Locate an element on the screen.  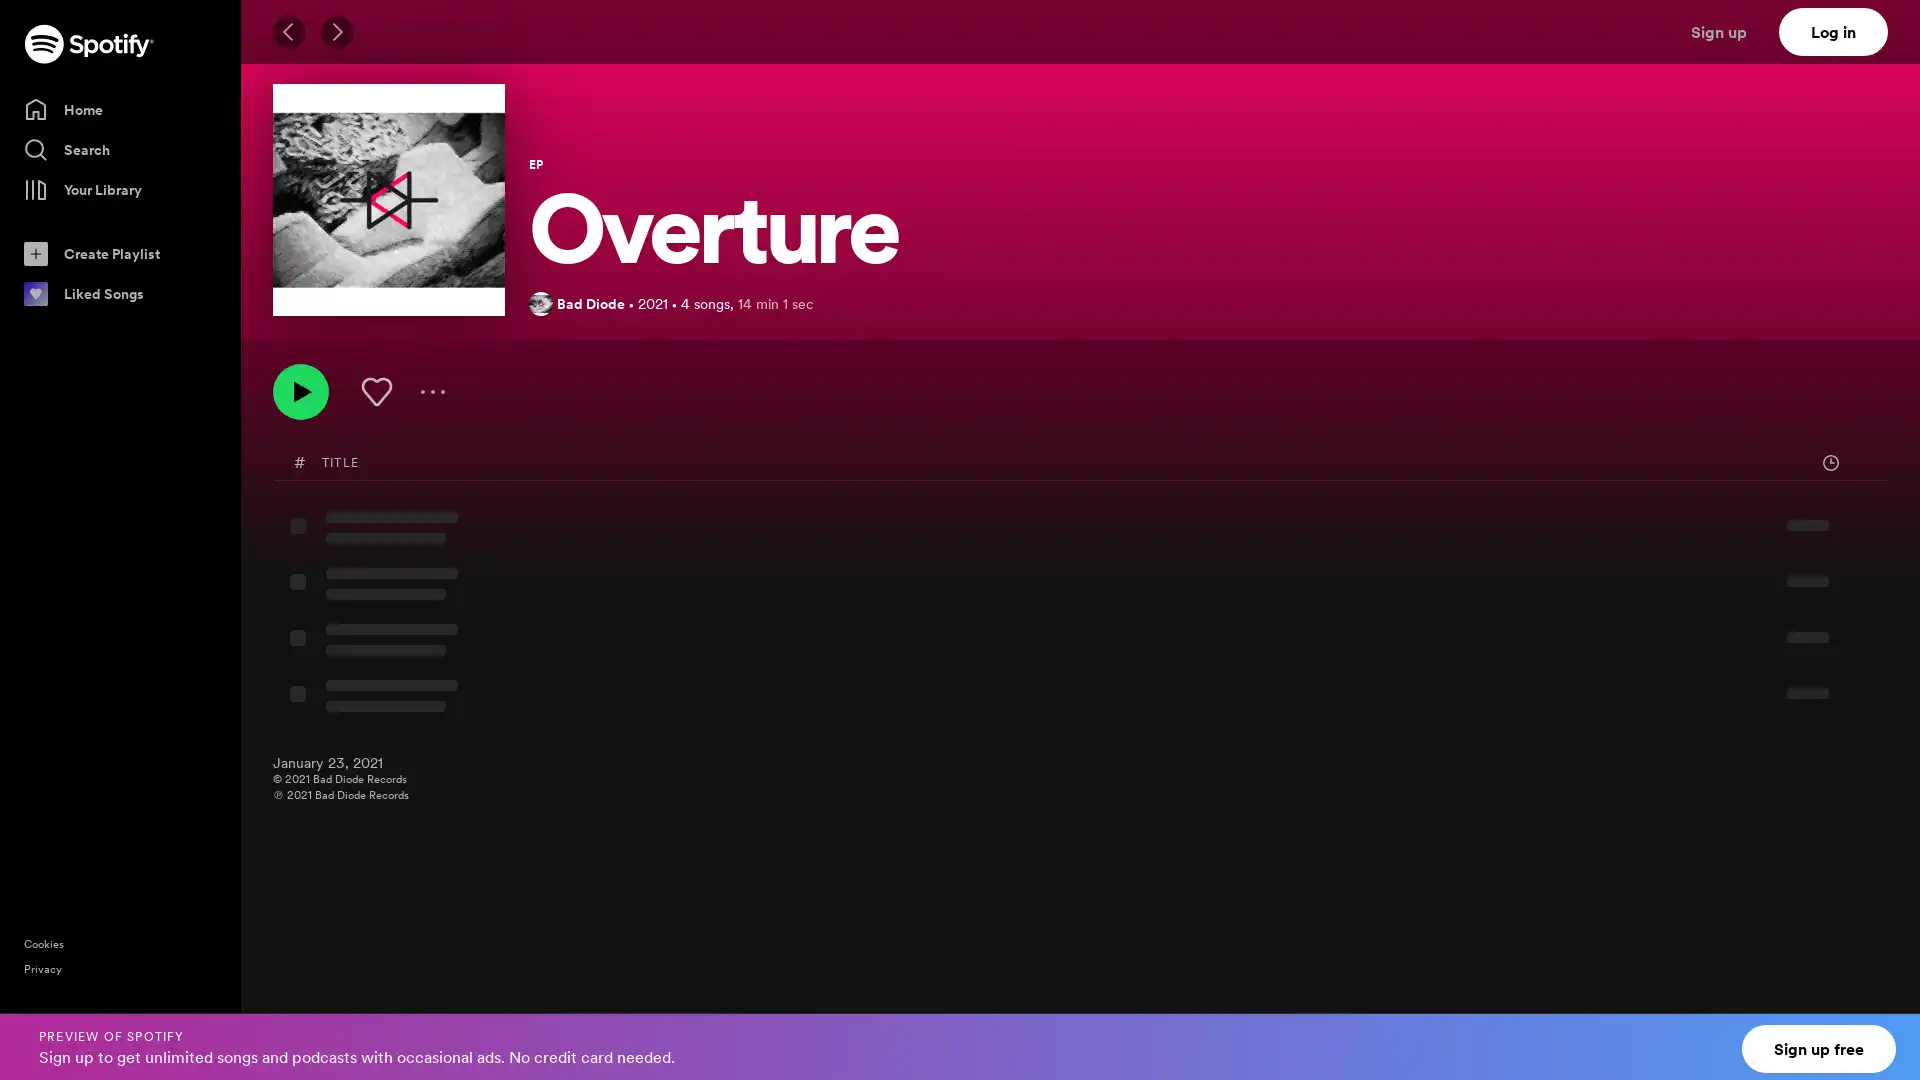
Play MissingNo. by Bad Diode is located at coordinates (297, 637).